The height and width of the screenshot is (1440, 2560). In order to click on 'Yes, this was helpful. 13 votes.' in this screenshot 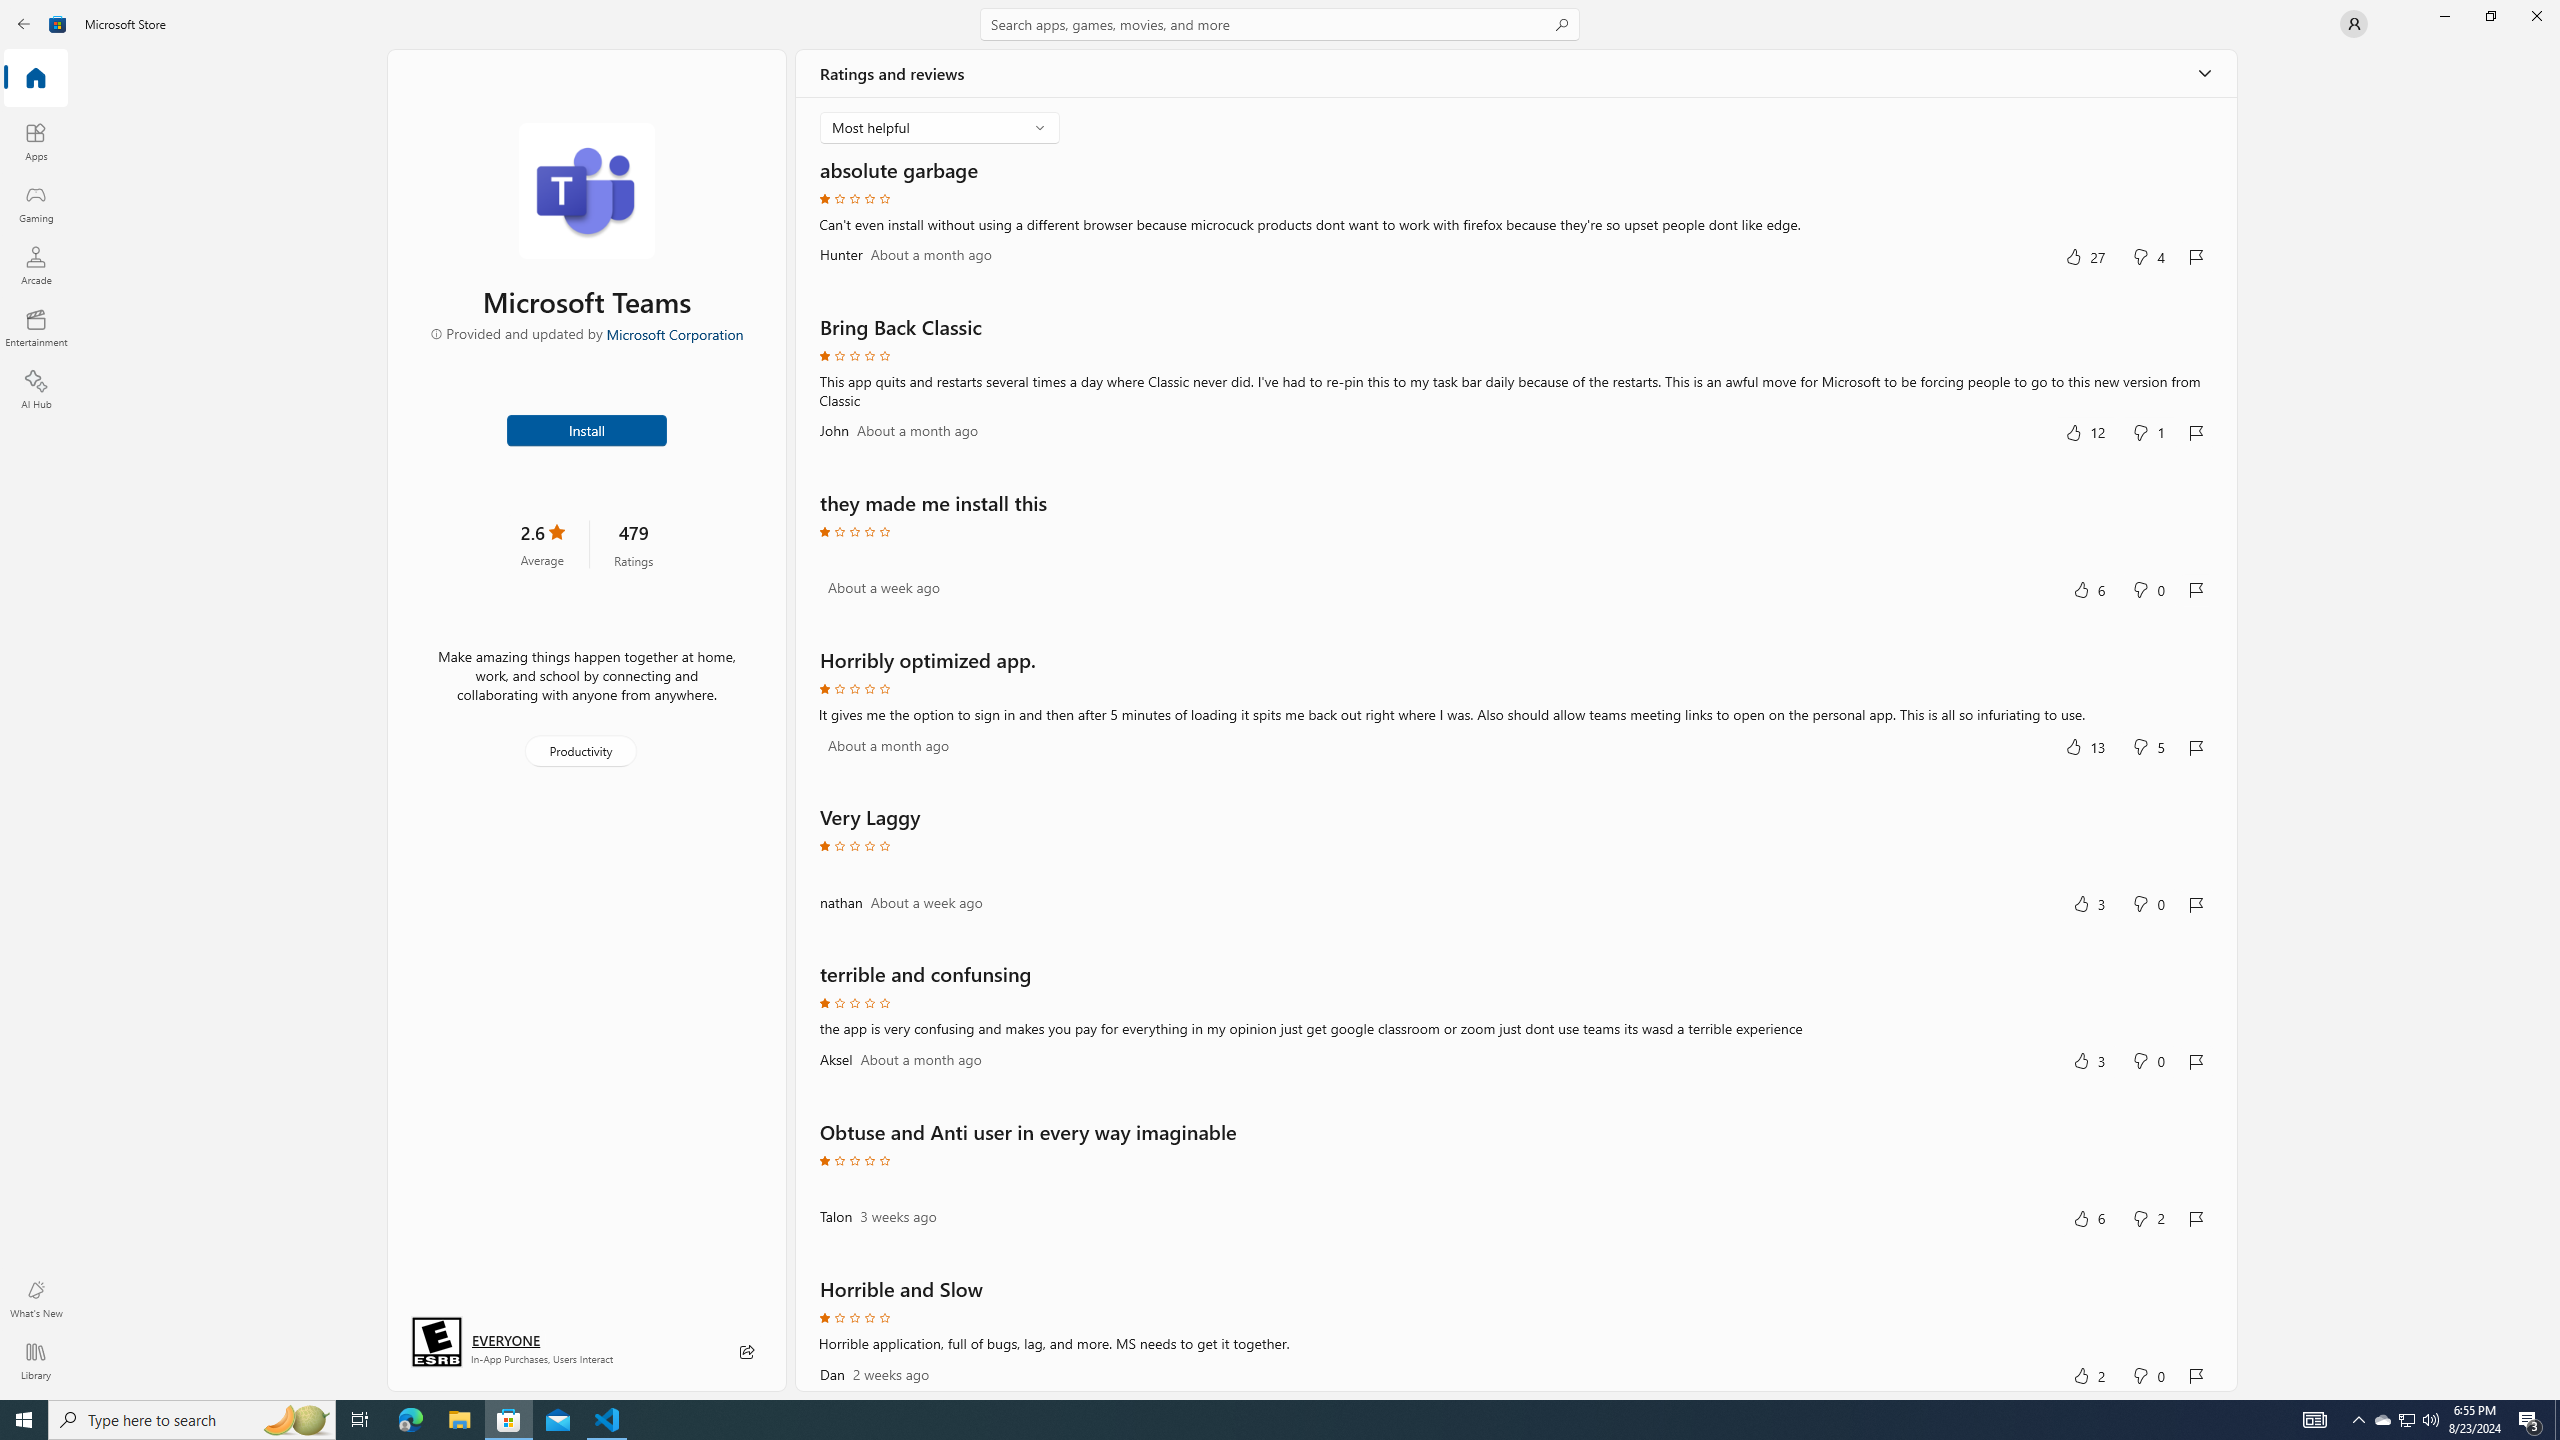, I will do `click(2084, 746)`.